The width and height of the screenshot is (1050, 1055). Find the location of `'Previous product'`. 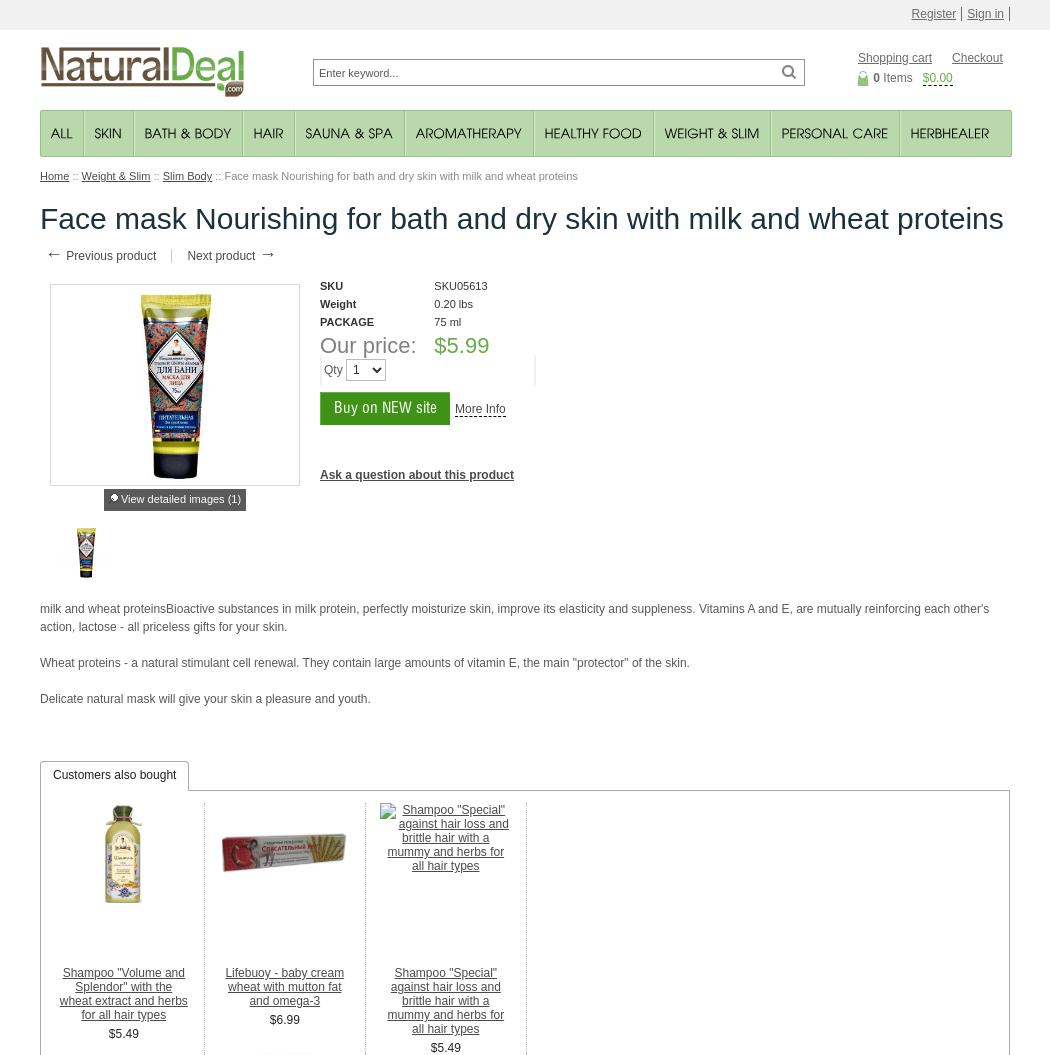

'Previous product' is located at coordinates (62, 256).